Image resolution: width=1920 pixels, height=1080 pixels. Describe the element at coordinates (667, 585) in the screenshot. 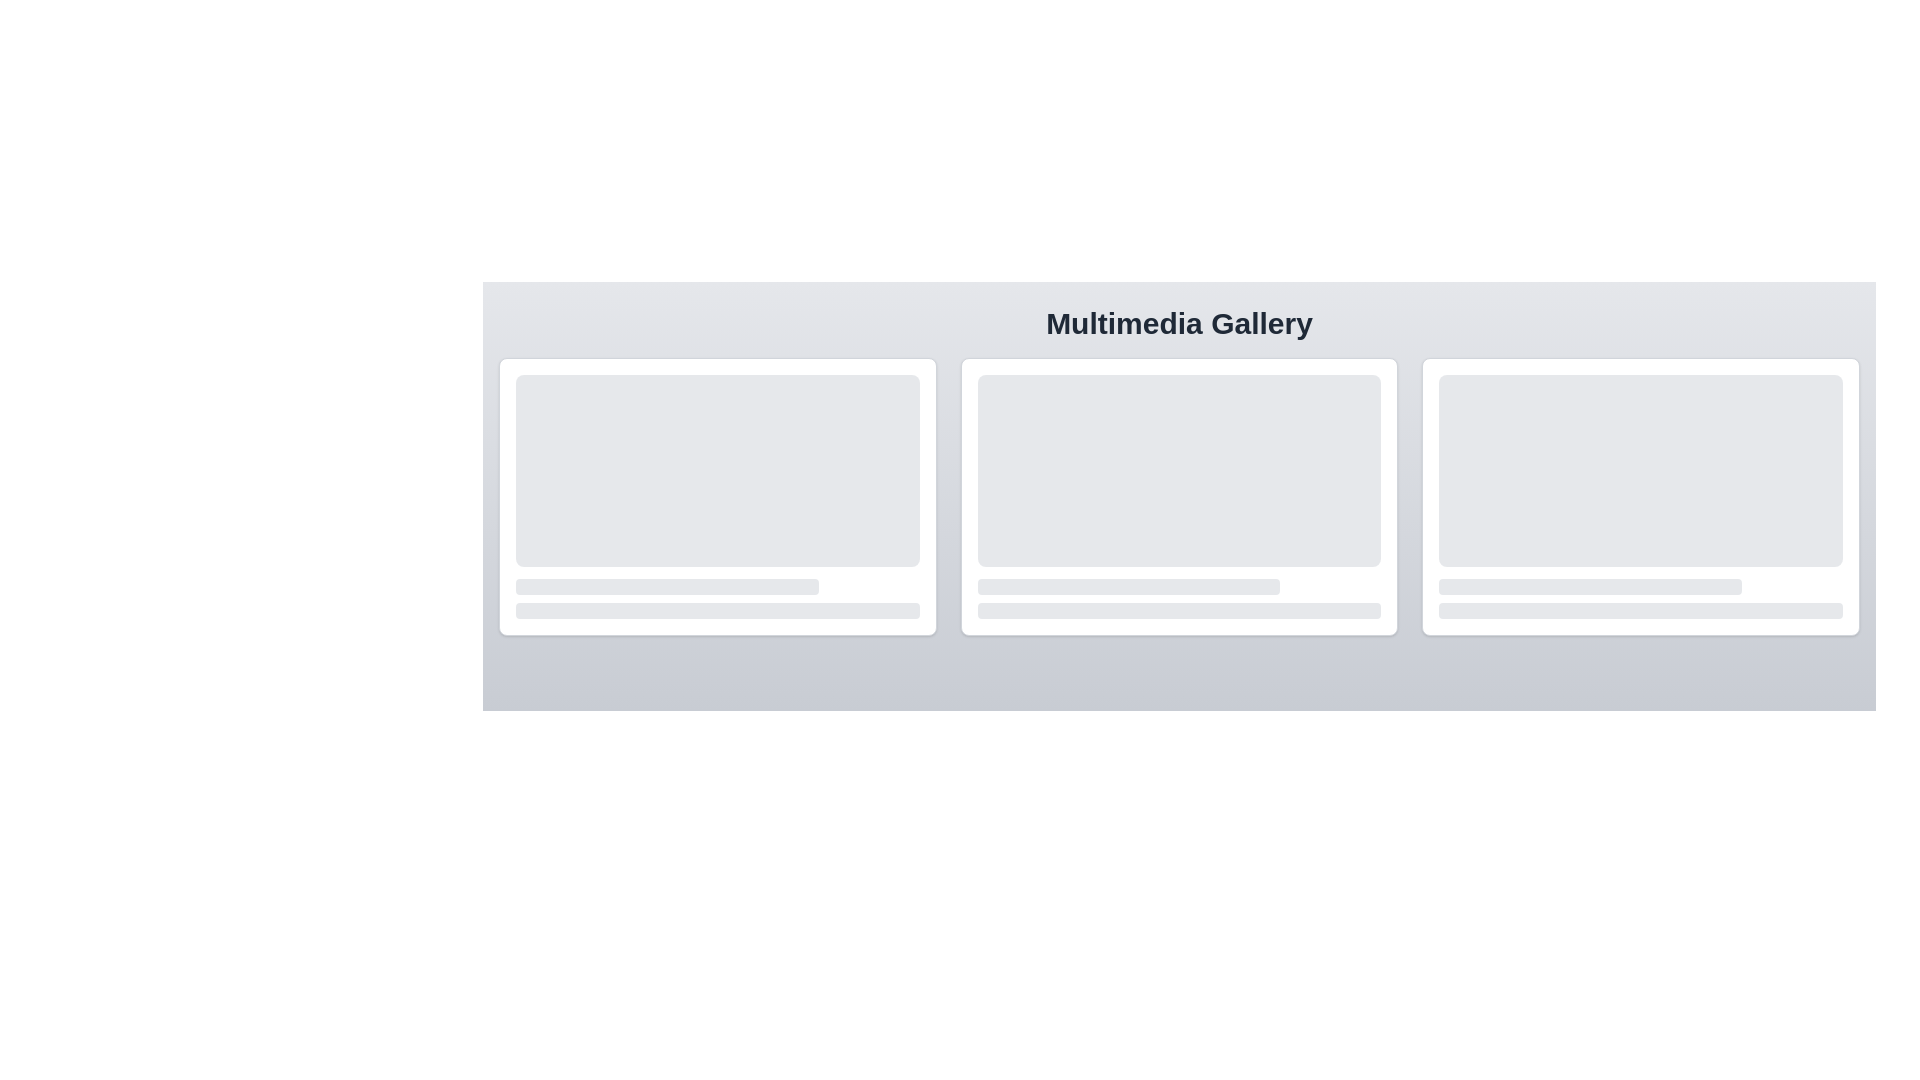

I see `the loading animation of the Placeholder content block located beneath the multimedia display in the first column of the layout` at that location.